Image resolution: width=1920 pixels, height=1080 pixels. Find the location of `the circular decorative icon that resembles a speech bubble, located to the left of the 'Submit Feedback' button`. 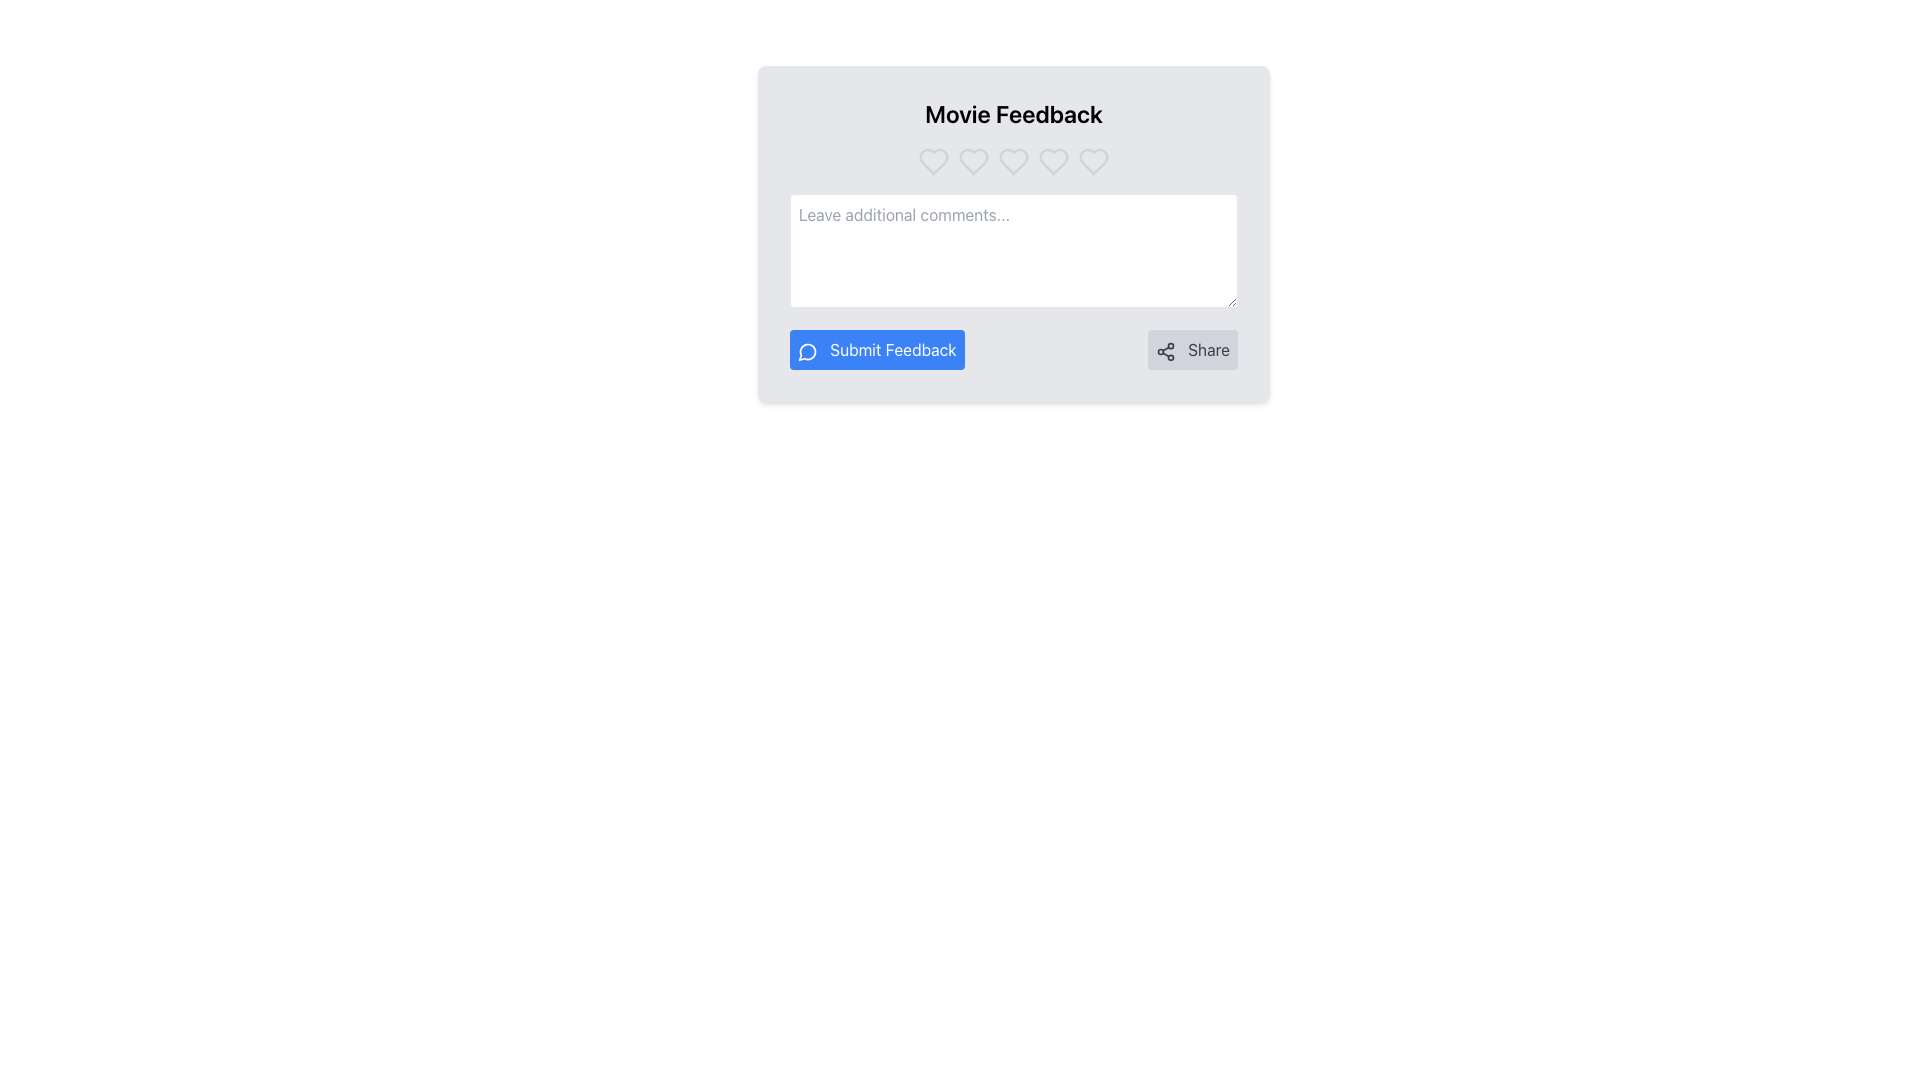

the circular decorative icon that resembles a speech bubble, located to the left of the 'Submit Feedback' button is located at coordinates (807, 350).